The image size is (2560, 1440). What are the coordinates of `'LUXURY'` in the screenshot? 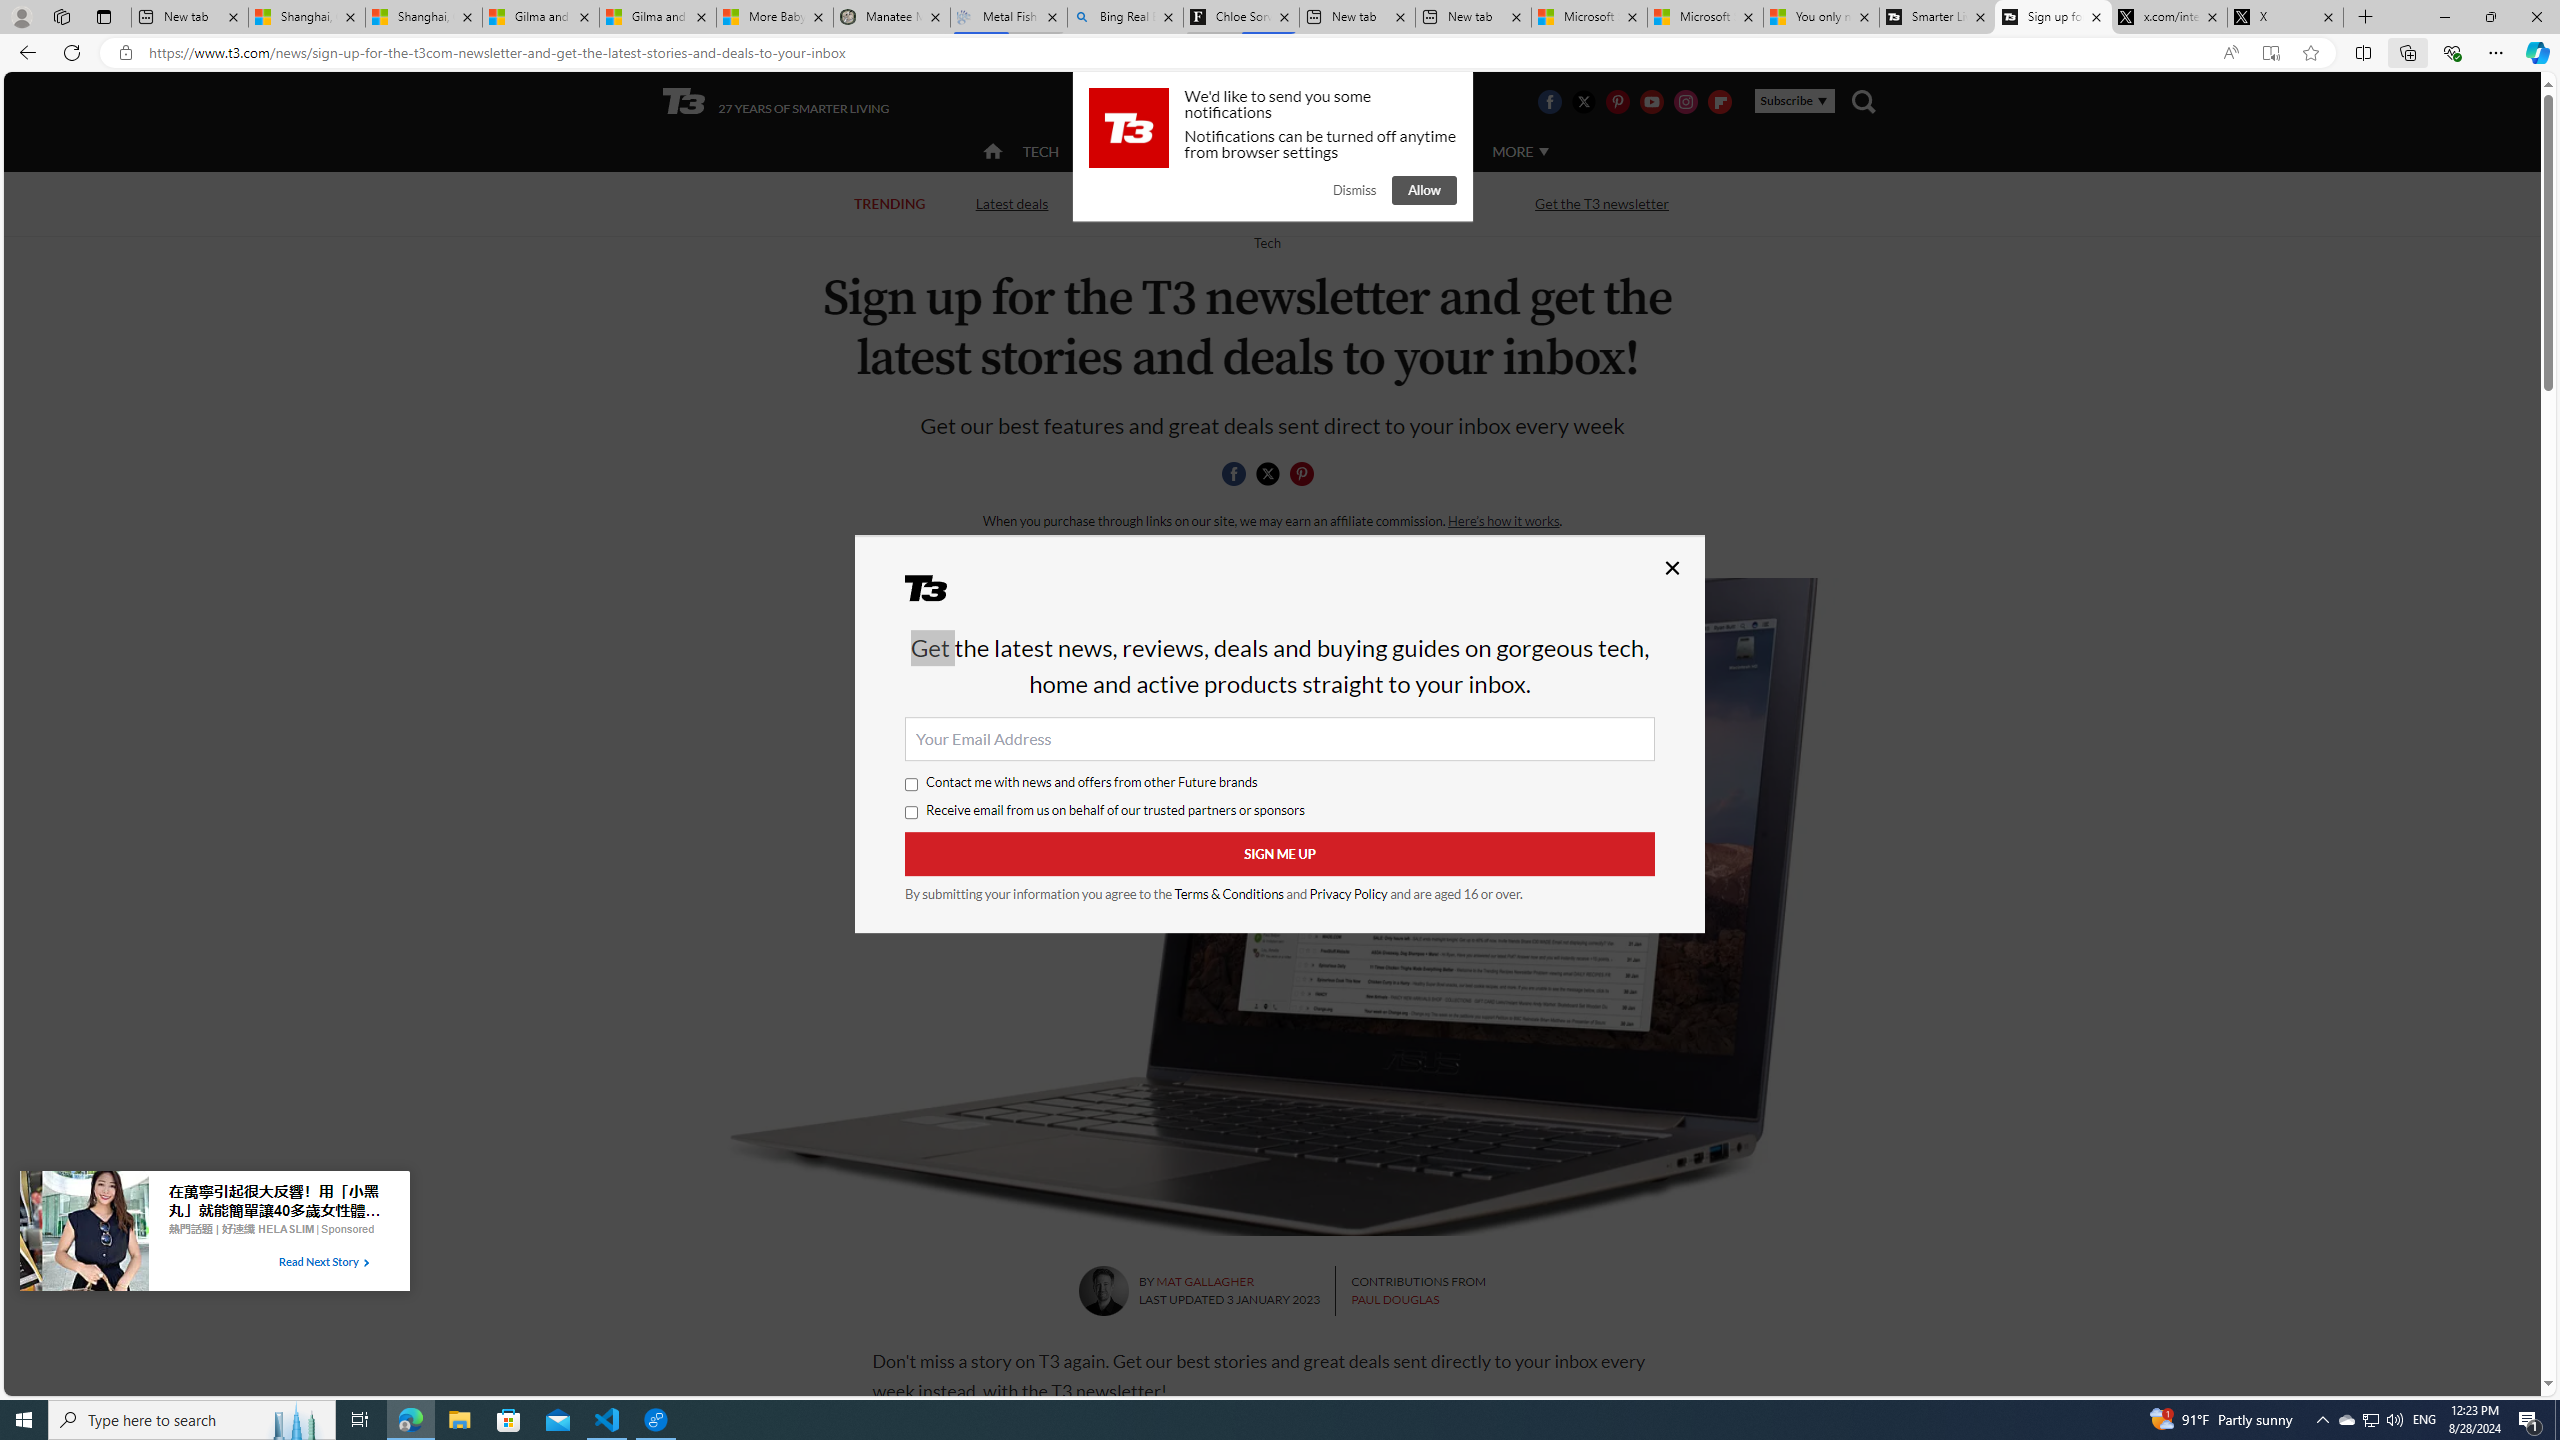 It's located at (1345, 150).